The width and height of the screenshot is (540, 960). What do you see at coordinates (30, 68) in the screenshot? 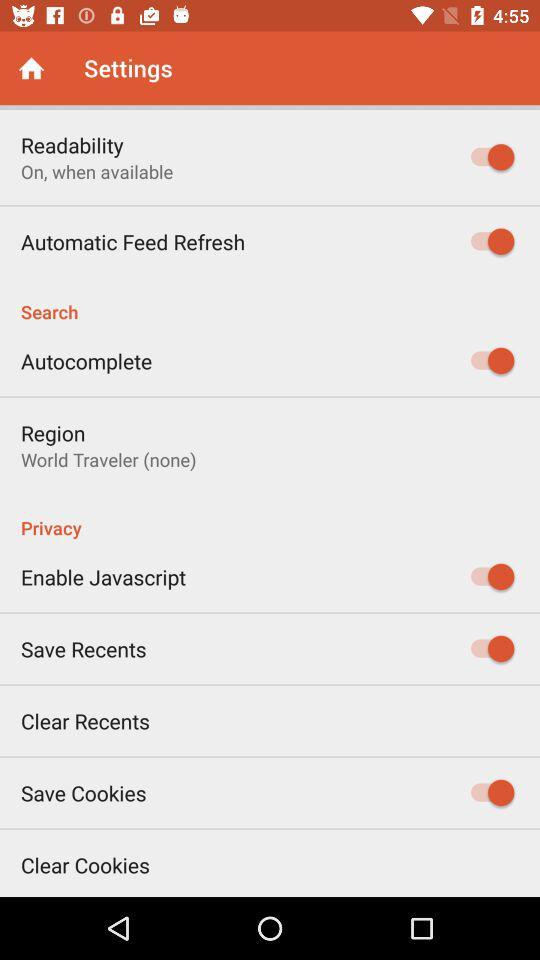
I see `go home` at bounding box center [30, 68].